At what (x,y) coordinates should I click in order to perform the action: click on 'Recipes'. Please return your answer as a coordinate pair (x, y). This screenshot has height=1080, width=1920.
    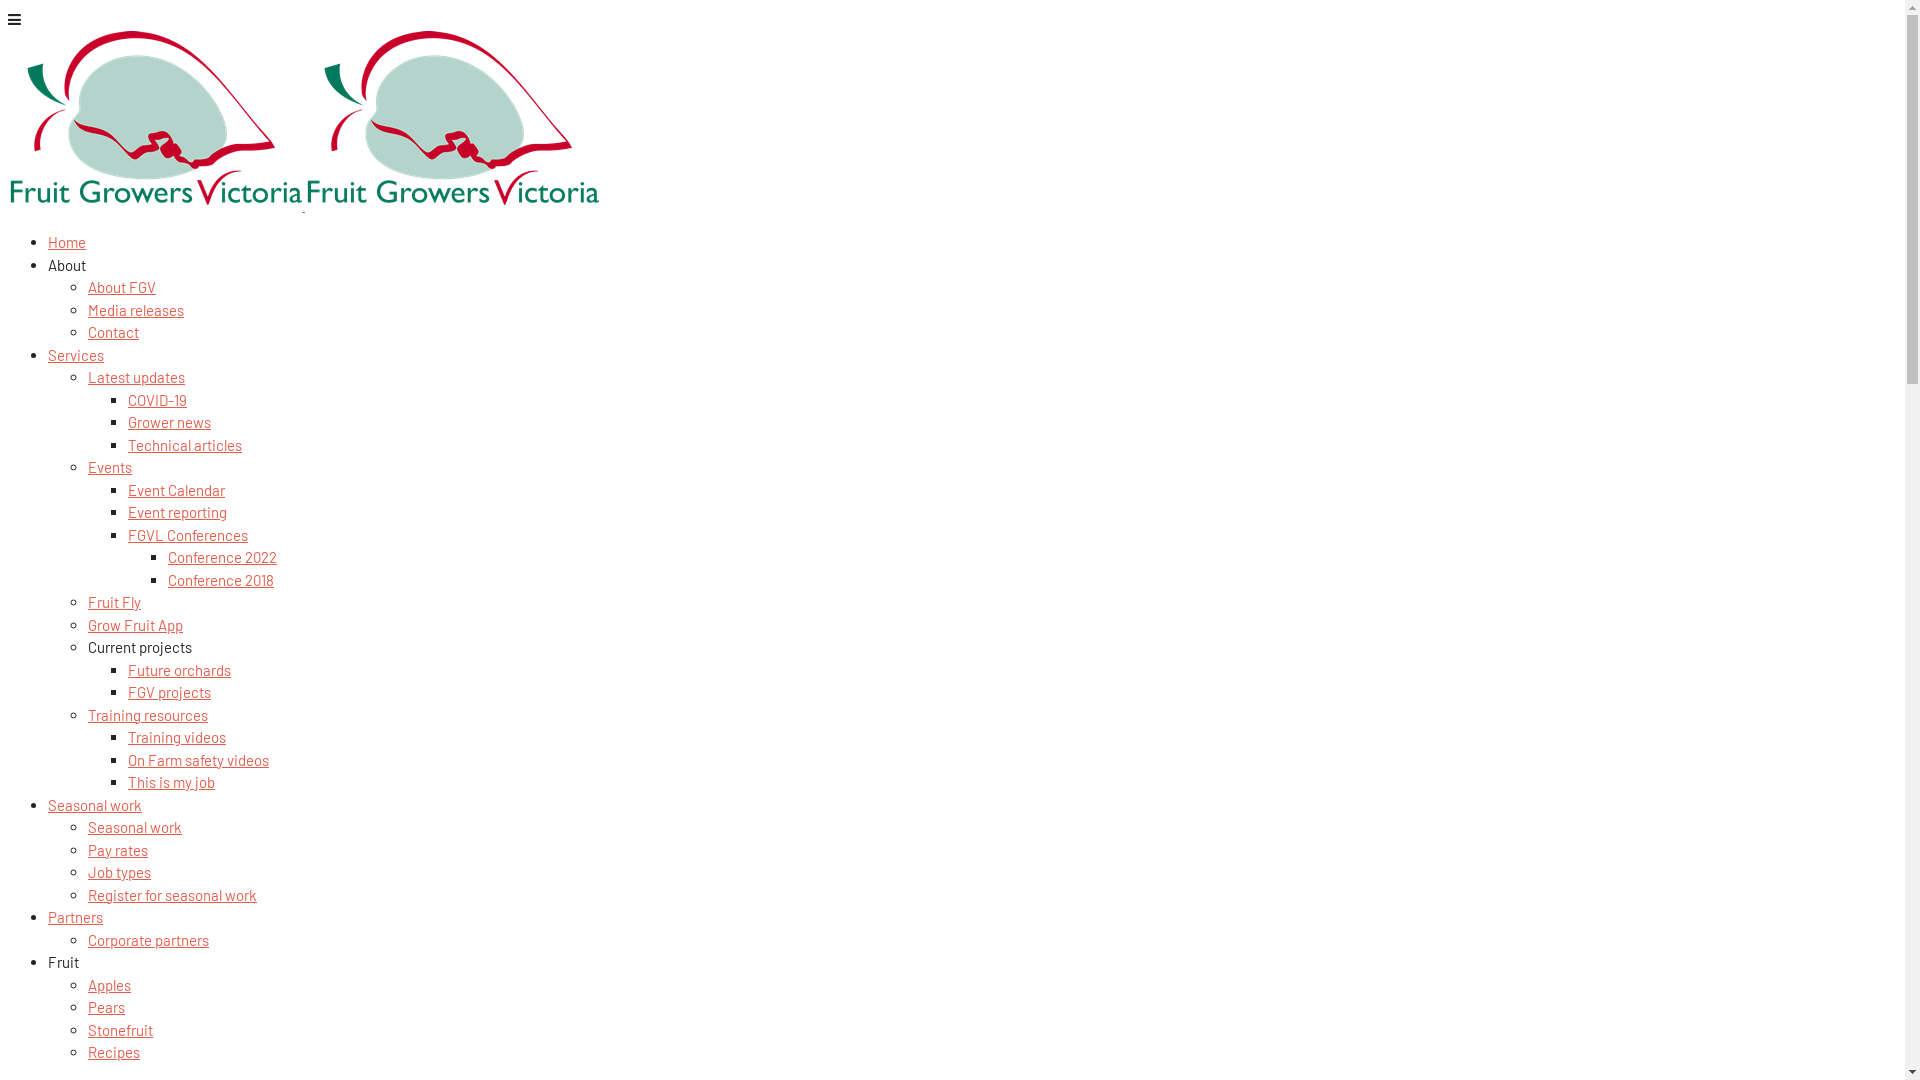
    Looking at the image, I should click on (113, 1051).